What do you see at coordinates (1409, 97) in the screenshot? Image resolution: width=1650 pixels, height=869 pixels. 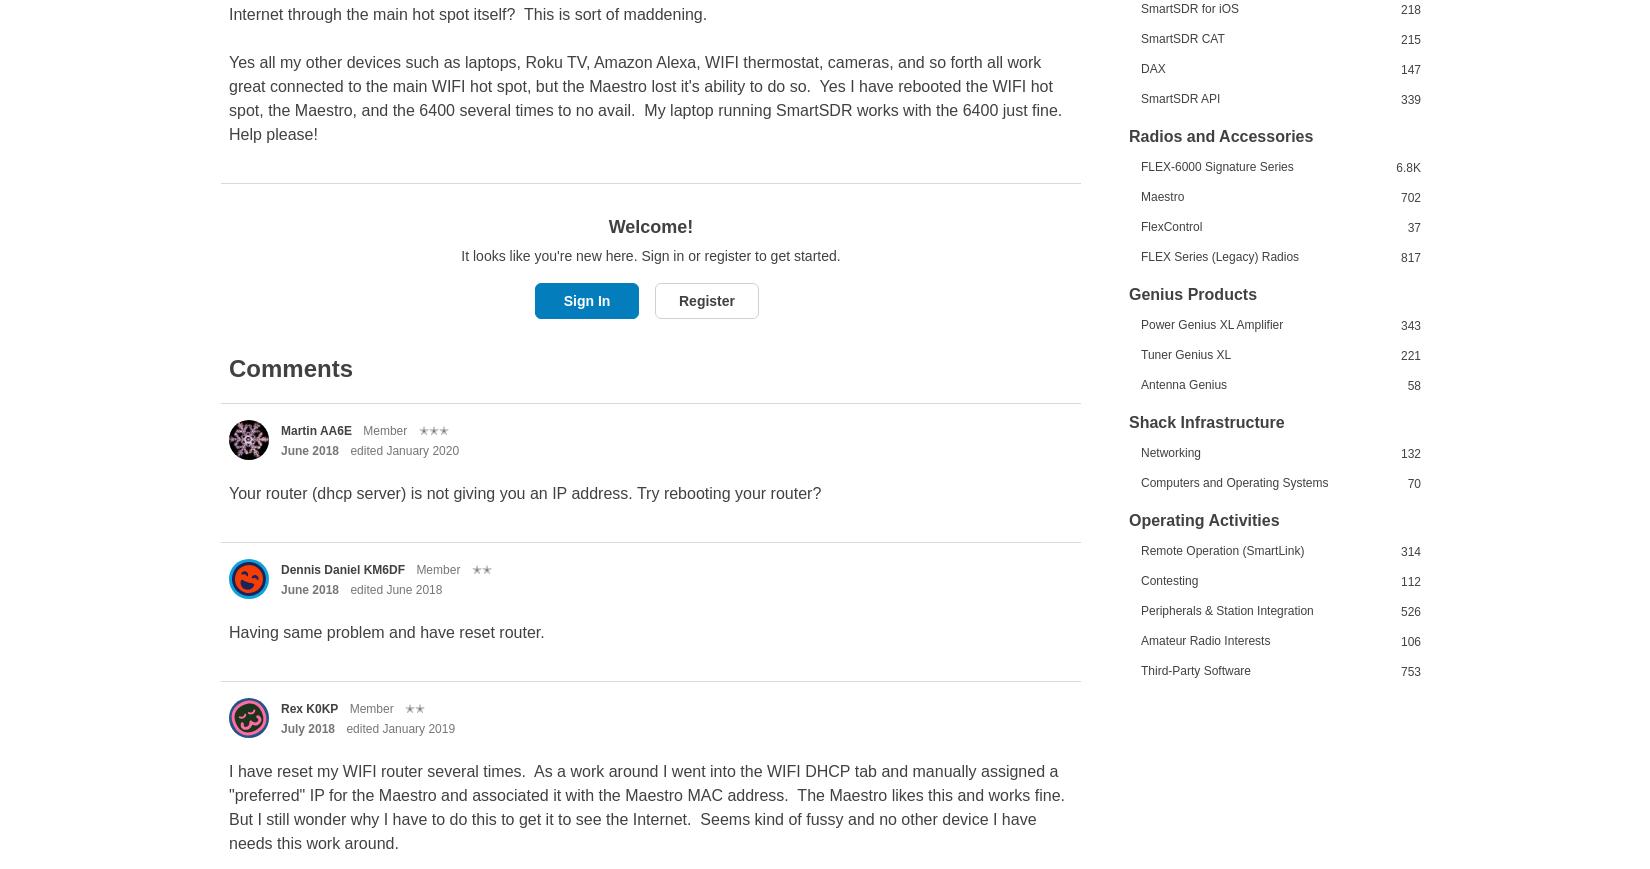 I see `'339'` at bounding box center [1409, 97].